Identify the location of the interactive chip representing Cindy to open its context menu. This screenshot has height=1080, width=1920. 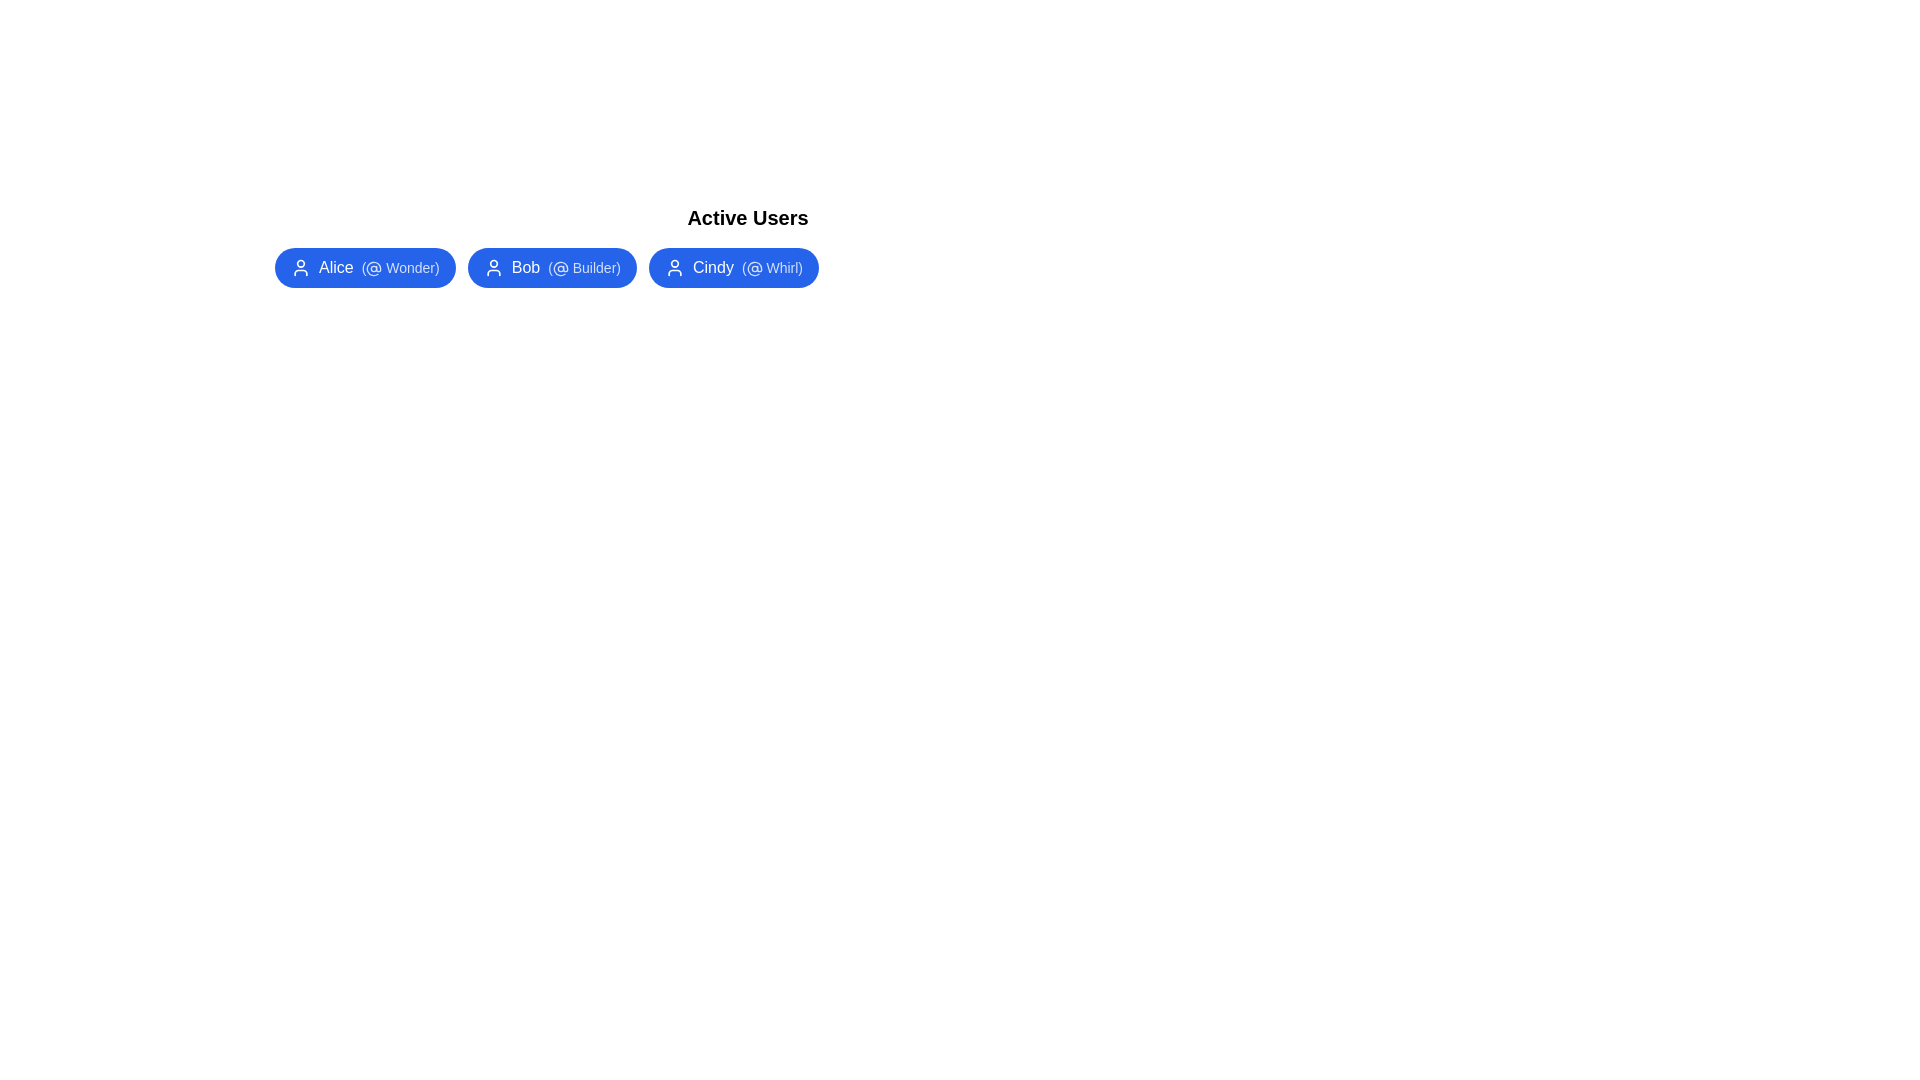
(733, 266).